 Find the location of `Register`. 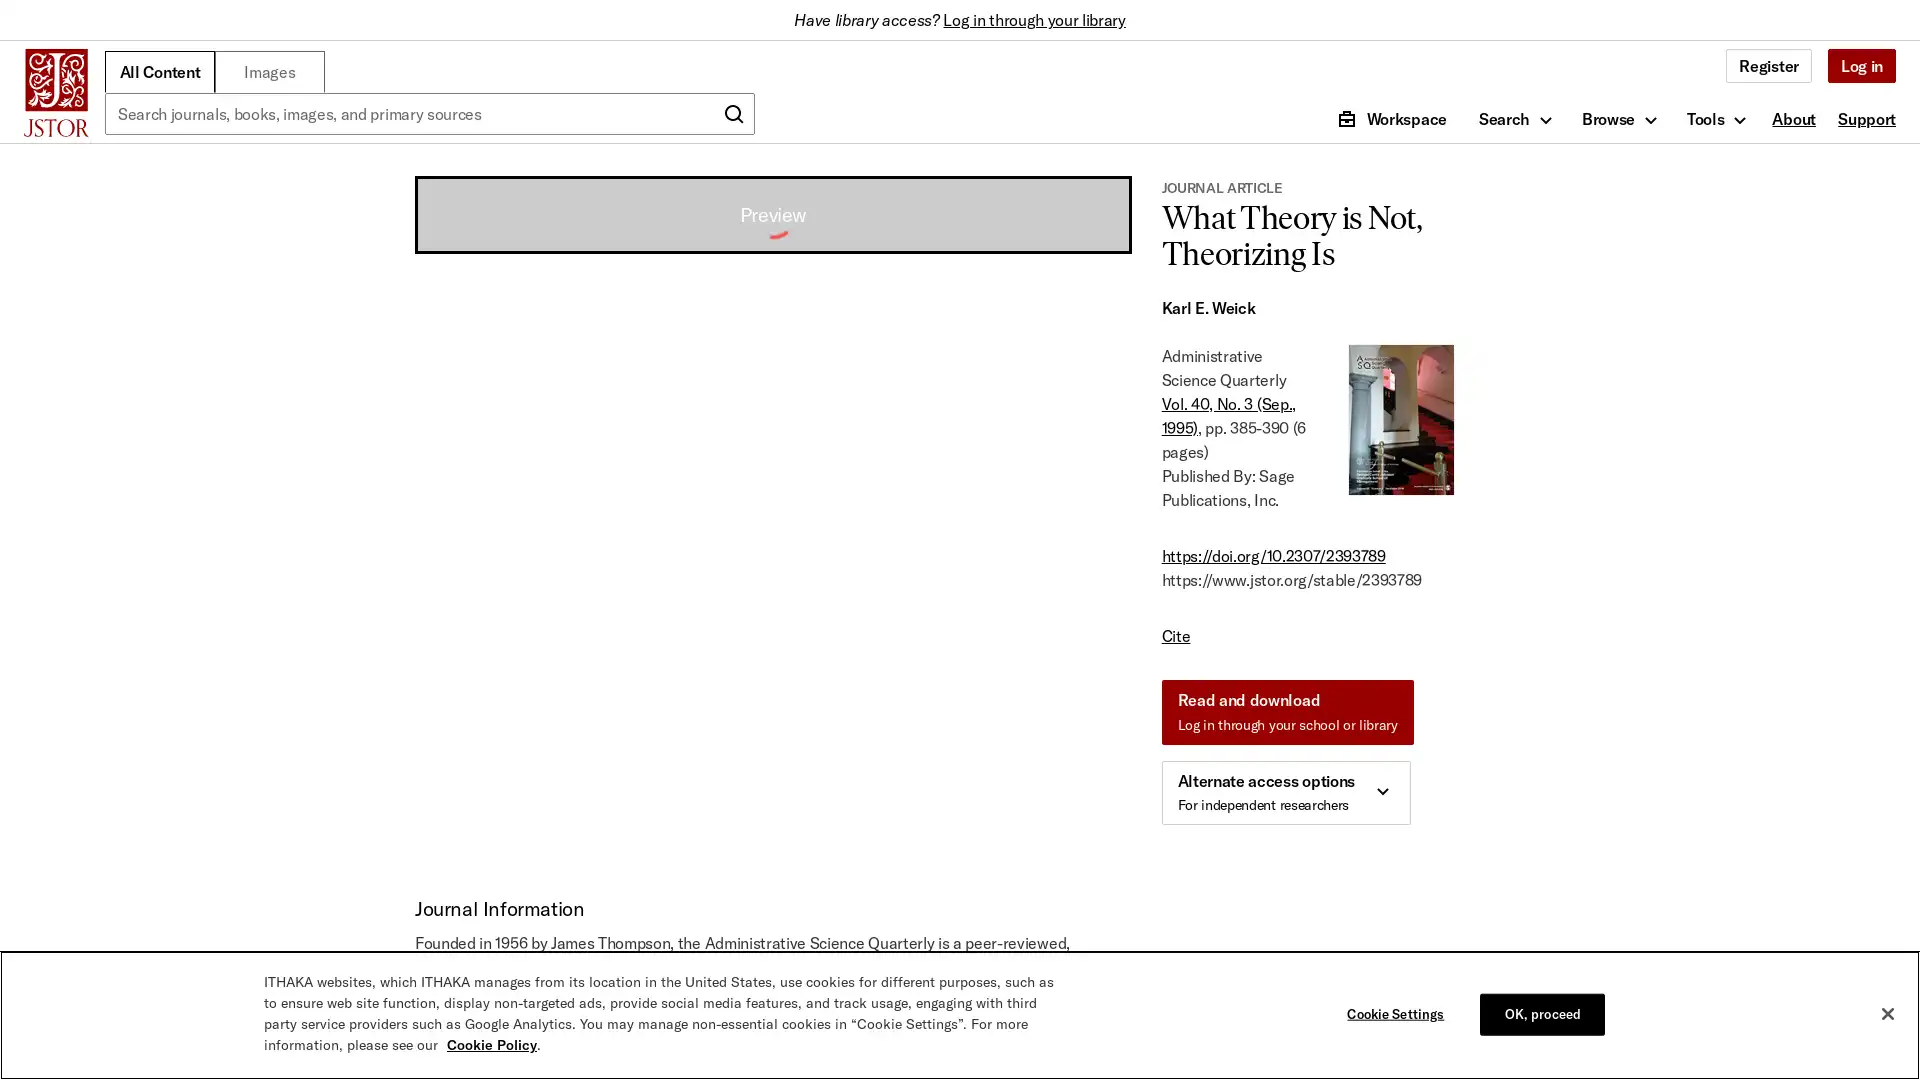

Register is located at coordinates (1768, 64).